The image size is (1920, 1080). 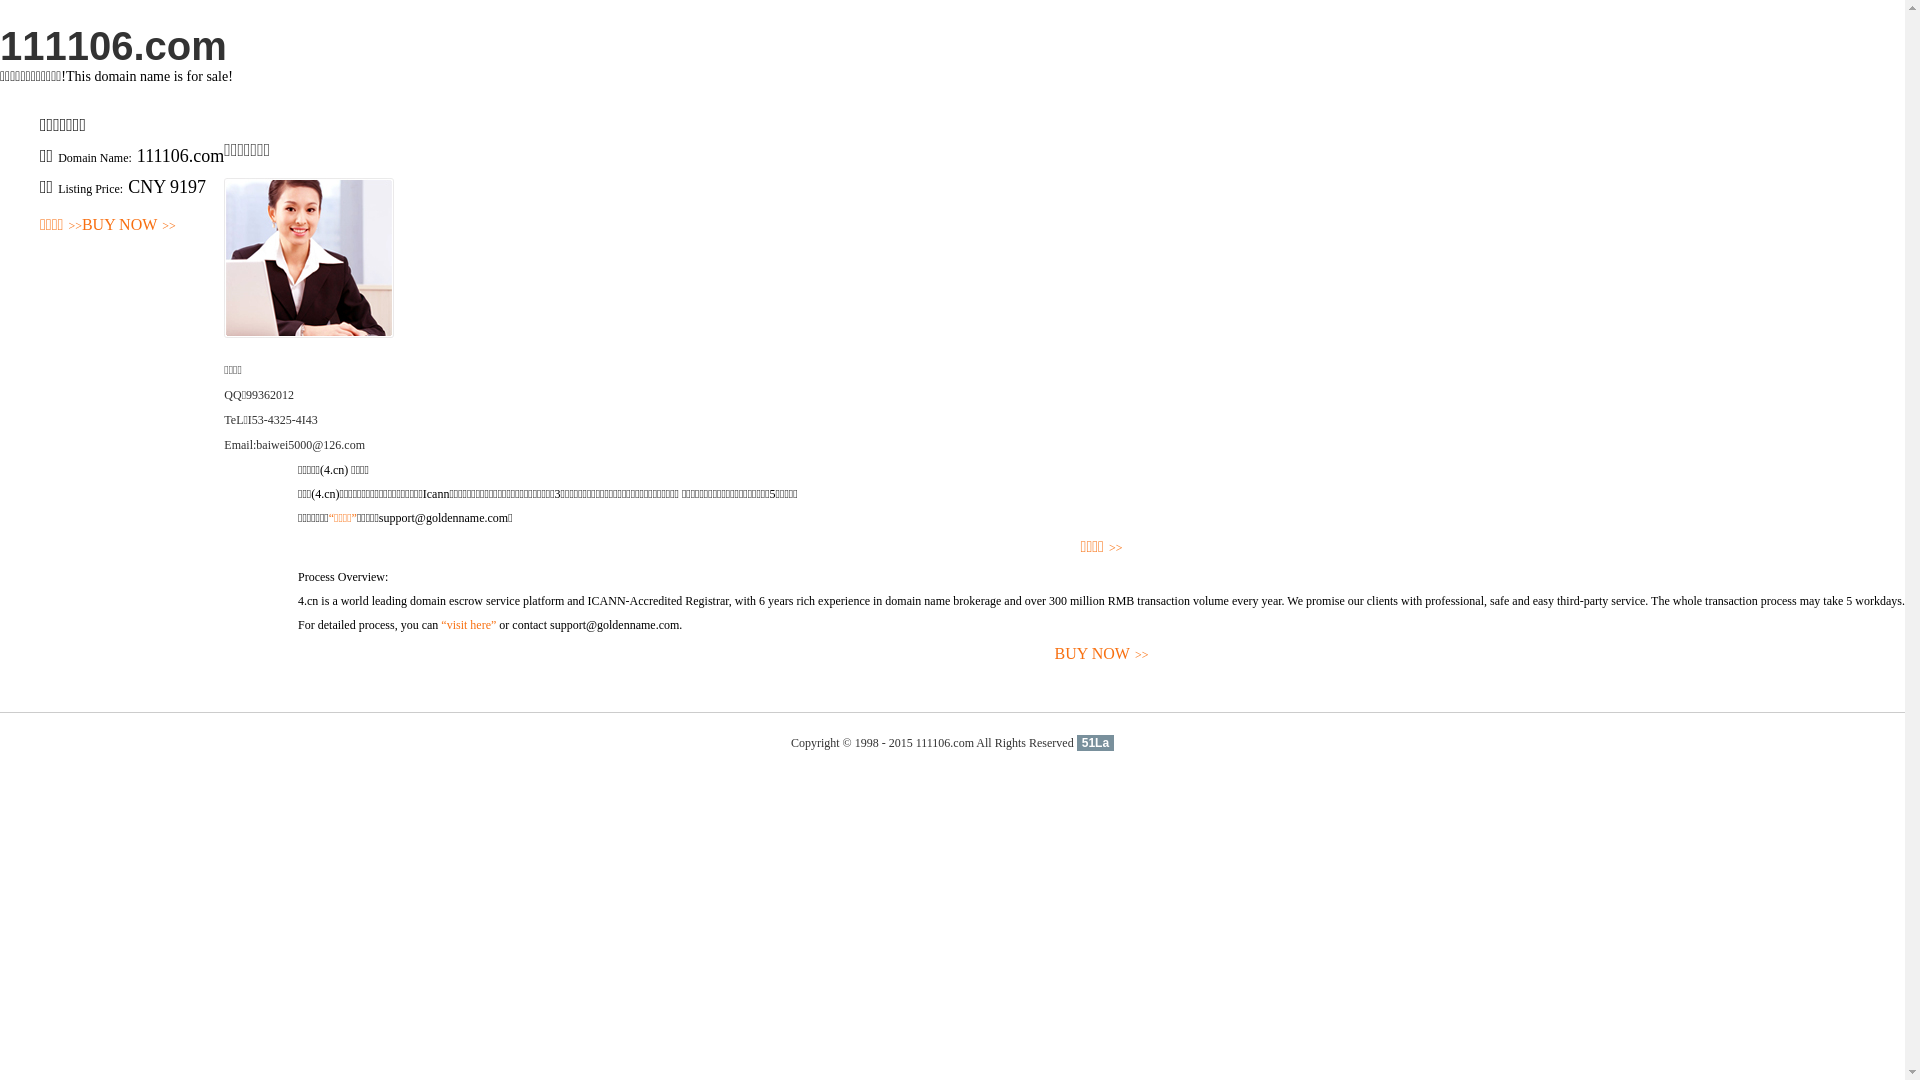 I want to click on '51La', so click(x=1094, y=743).